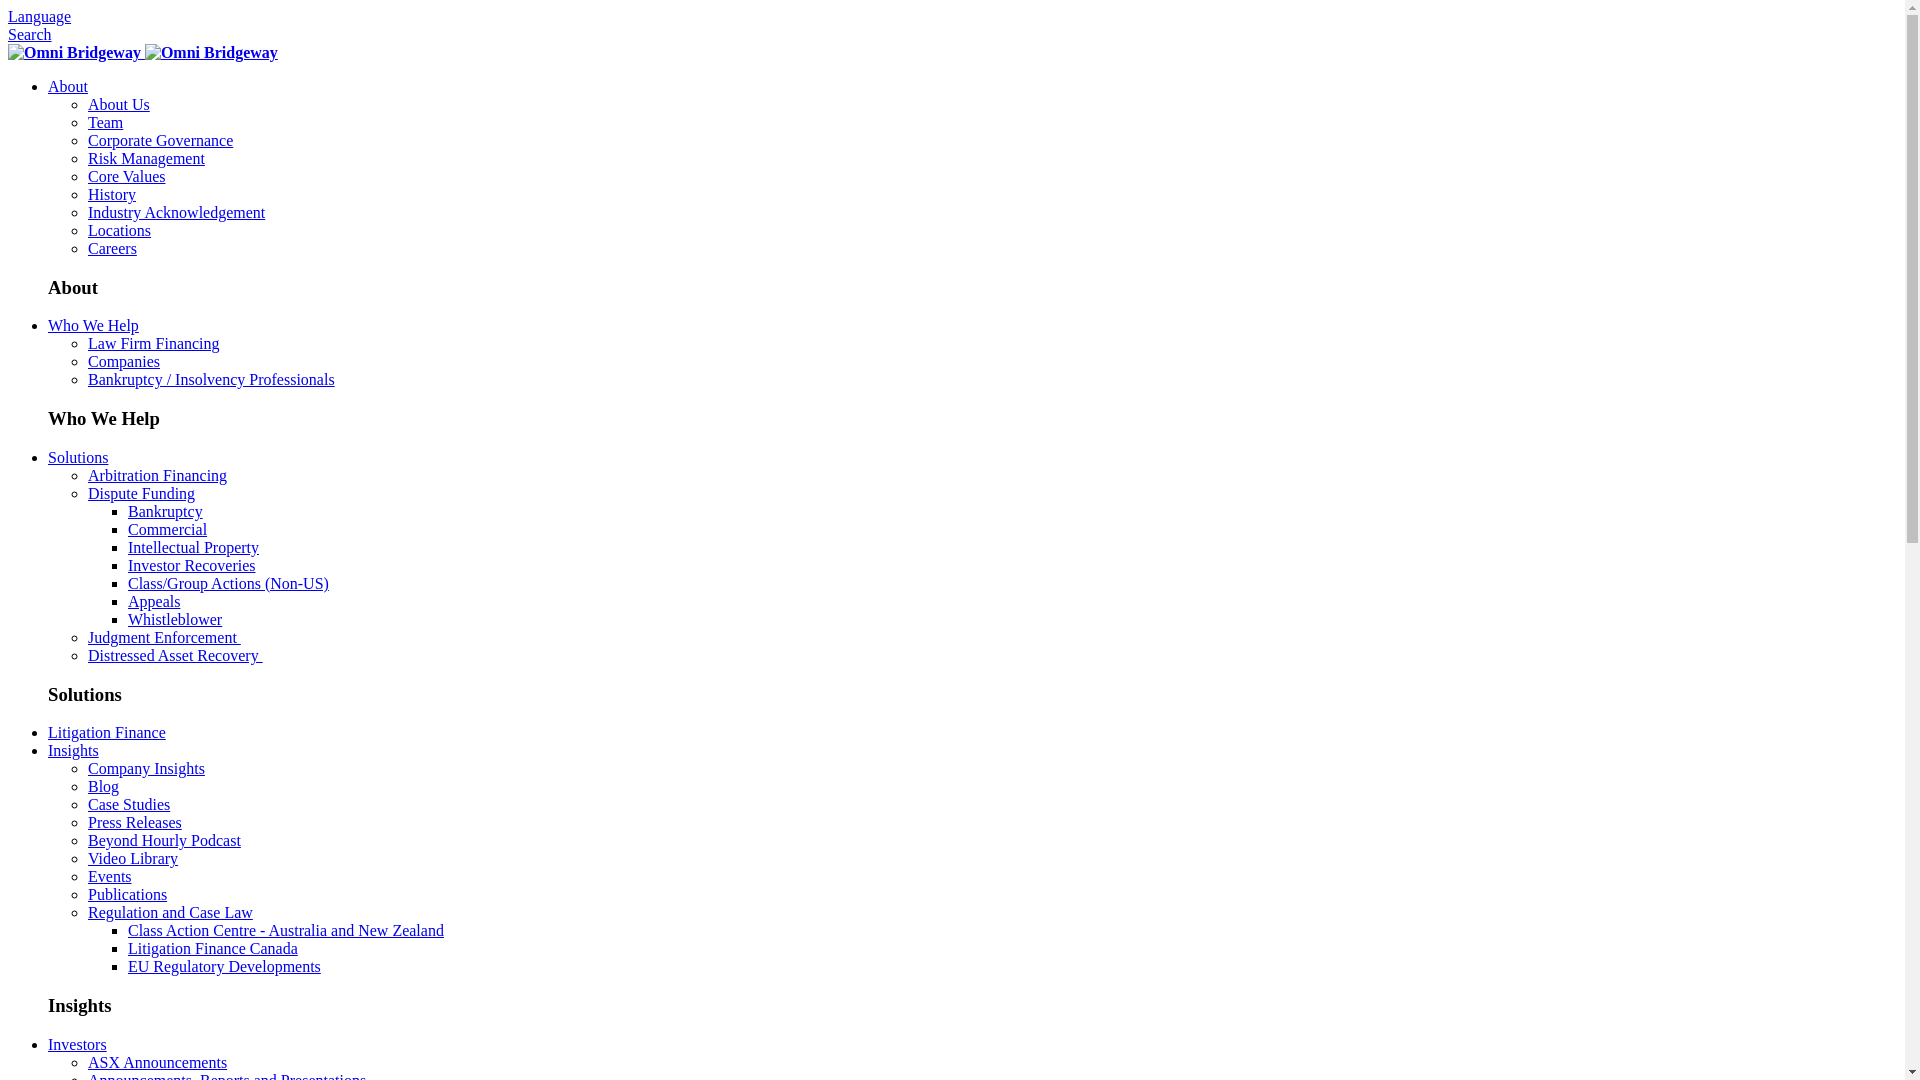  What do you see at coordinates (109, 875) in the screenshot?
I see `'Events'` at bounding box center [109, 875].